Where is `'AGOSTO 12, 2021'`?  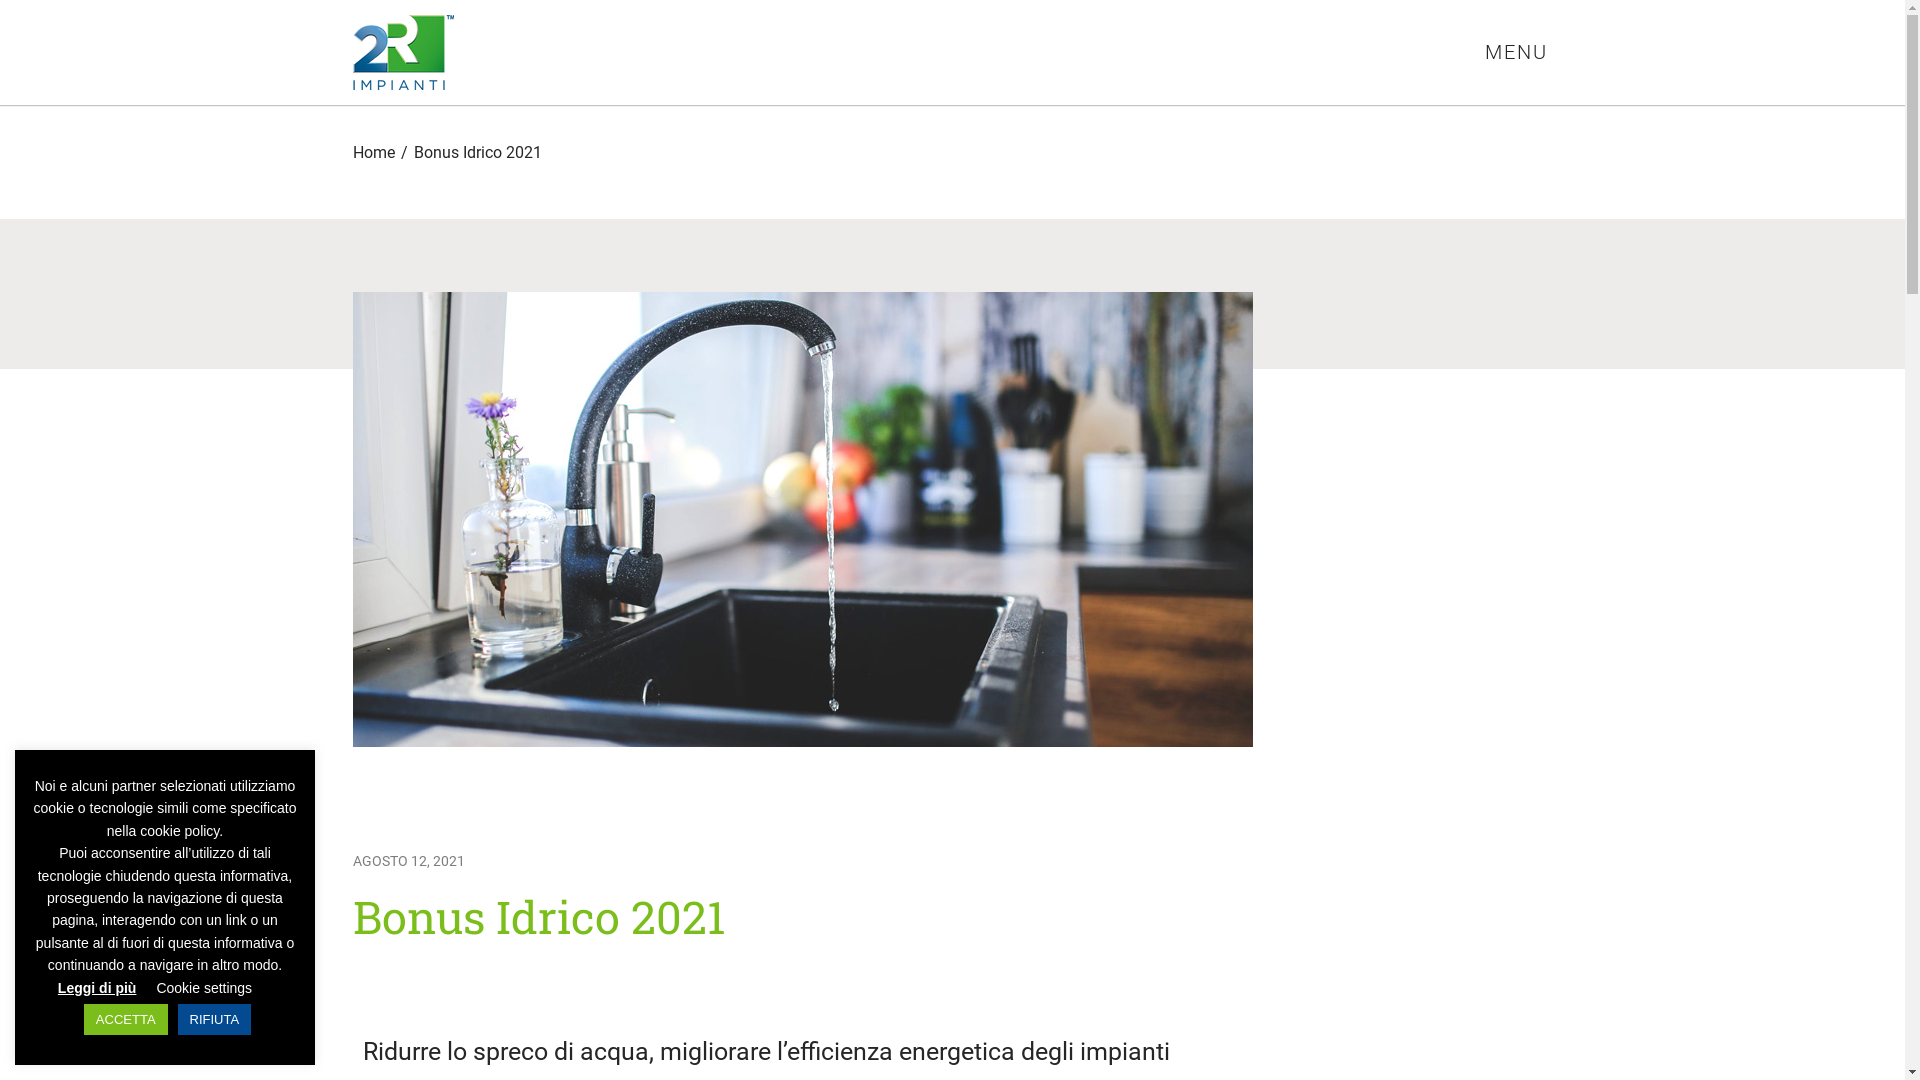 'AGOSTO 12, 2021' is located at coordinates (407, 860).